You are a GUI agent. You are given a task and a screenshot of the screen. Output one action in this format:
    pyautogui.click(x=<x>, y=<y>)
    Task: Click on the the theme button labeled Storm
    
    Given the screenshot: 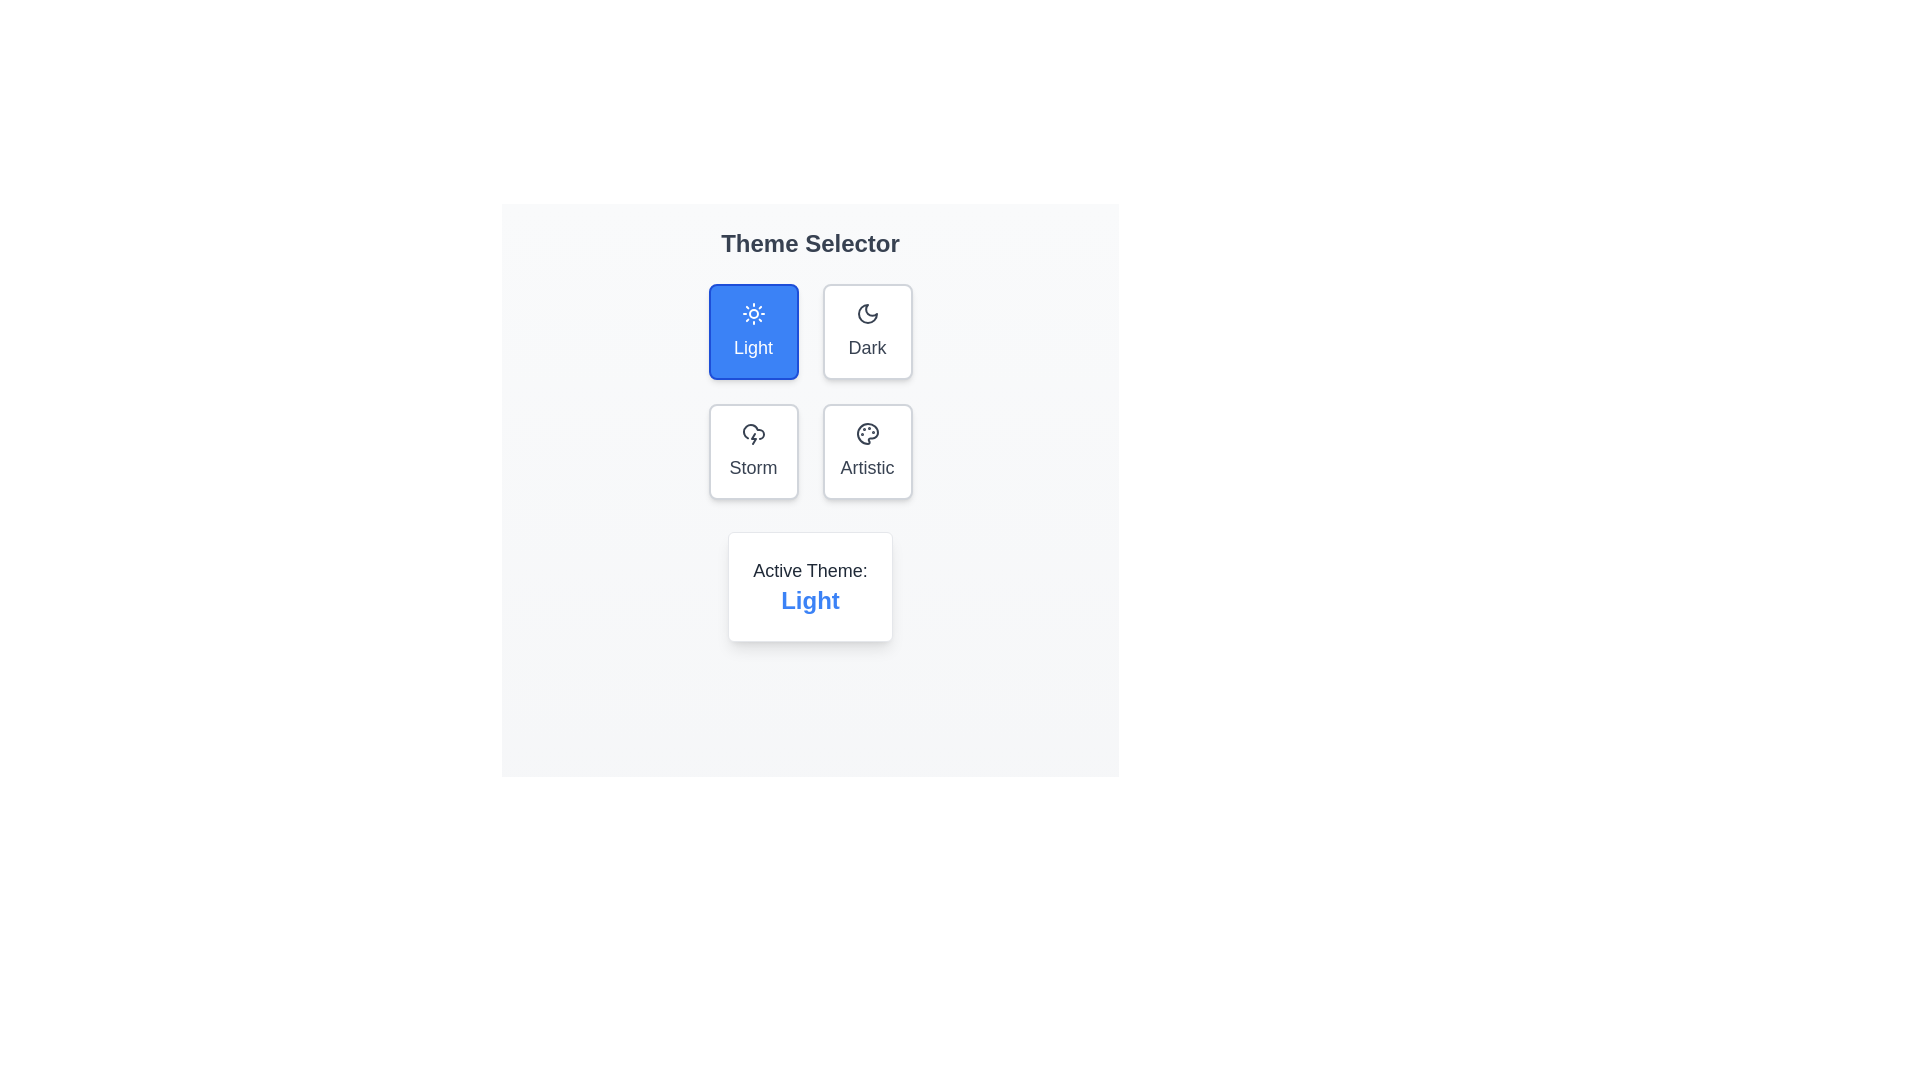 What is the action you would take?
    pyautogui.click(x=752, y=451)
    